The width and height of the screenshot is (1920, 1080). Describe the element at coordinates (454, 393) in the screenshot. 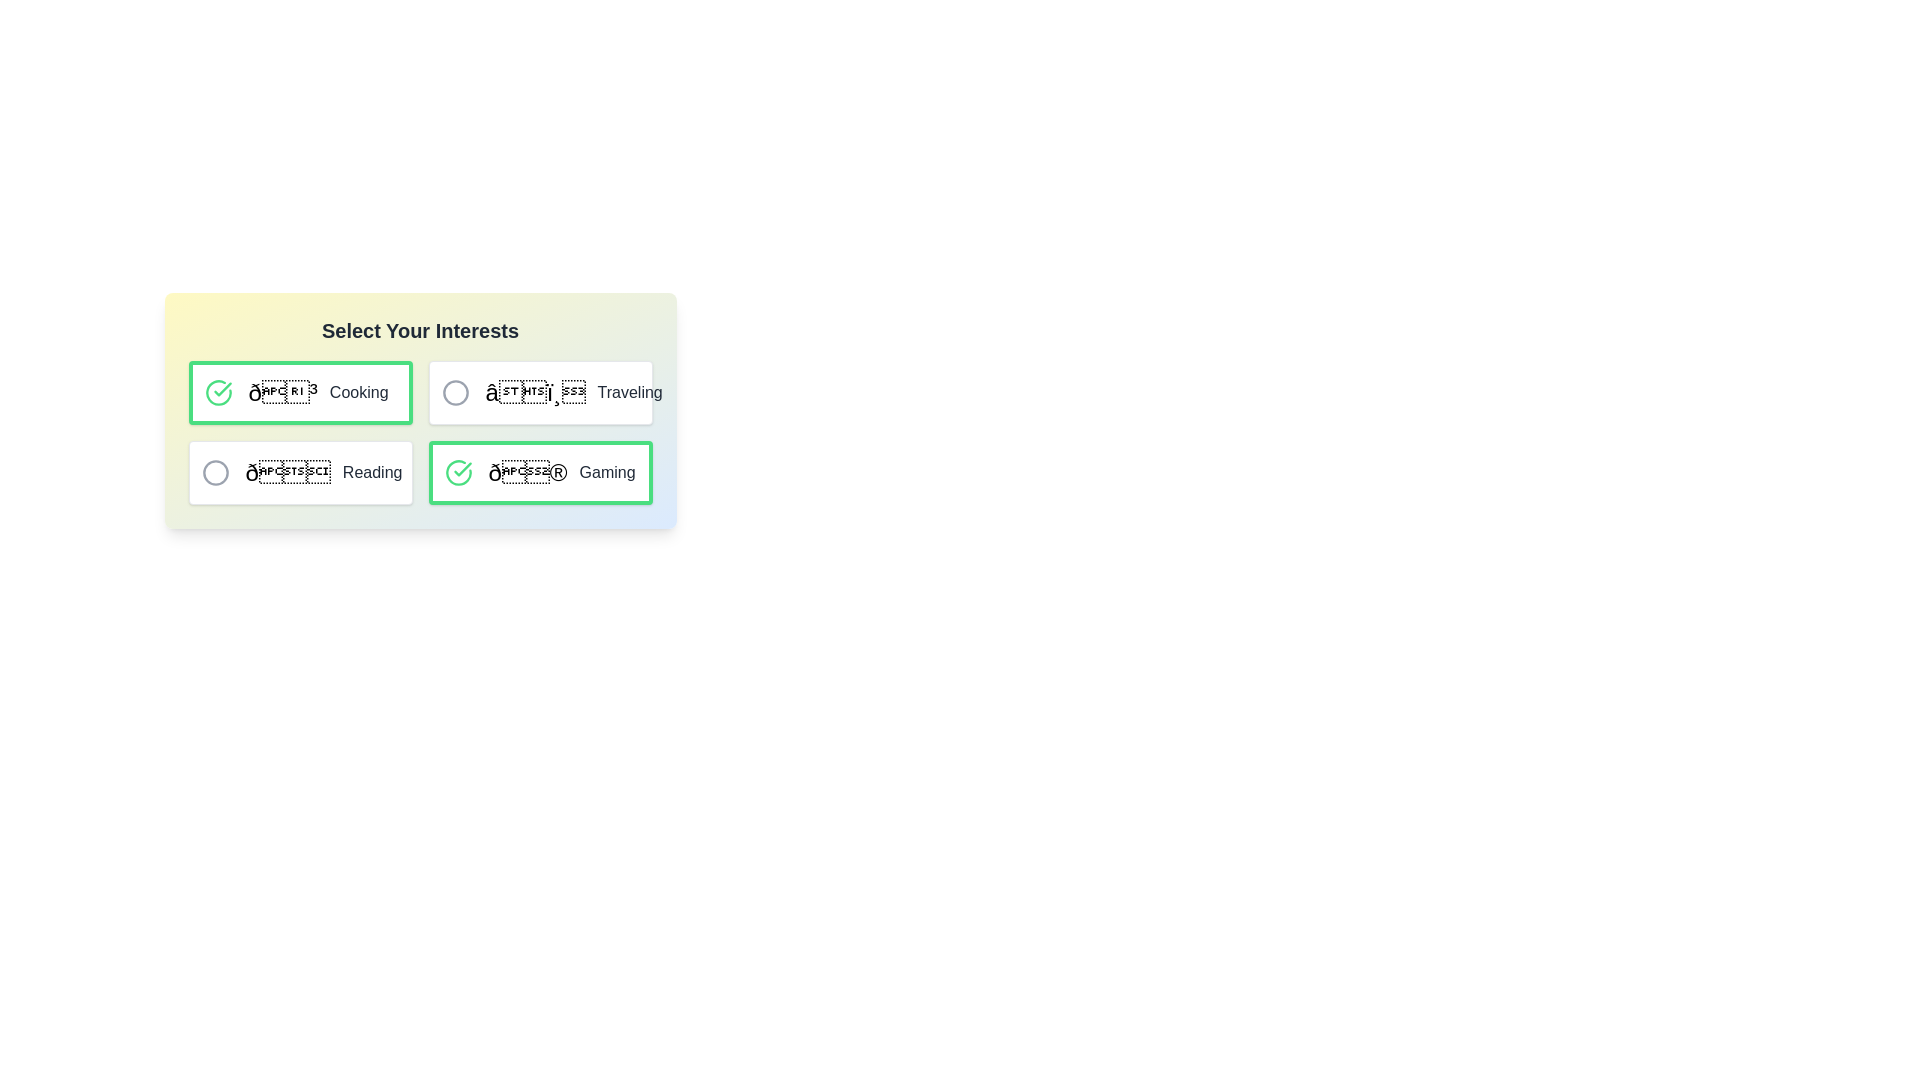

I see `the interest Traveling` at that location.